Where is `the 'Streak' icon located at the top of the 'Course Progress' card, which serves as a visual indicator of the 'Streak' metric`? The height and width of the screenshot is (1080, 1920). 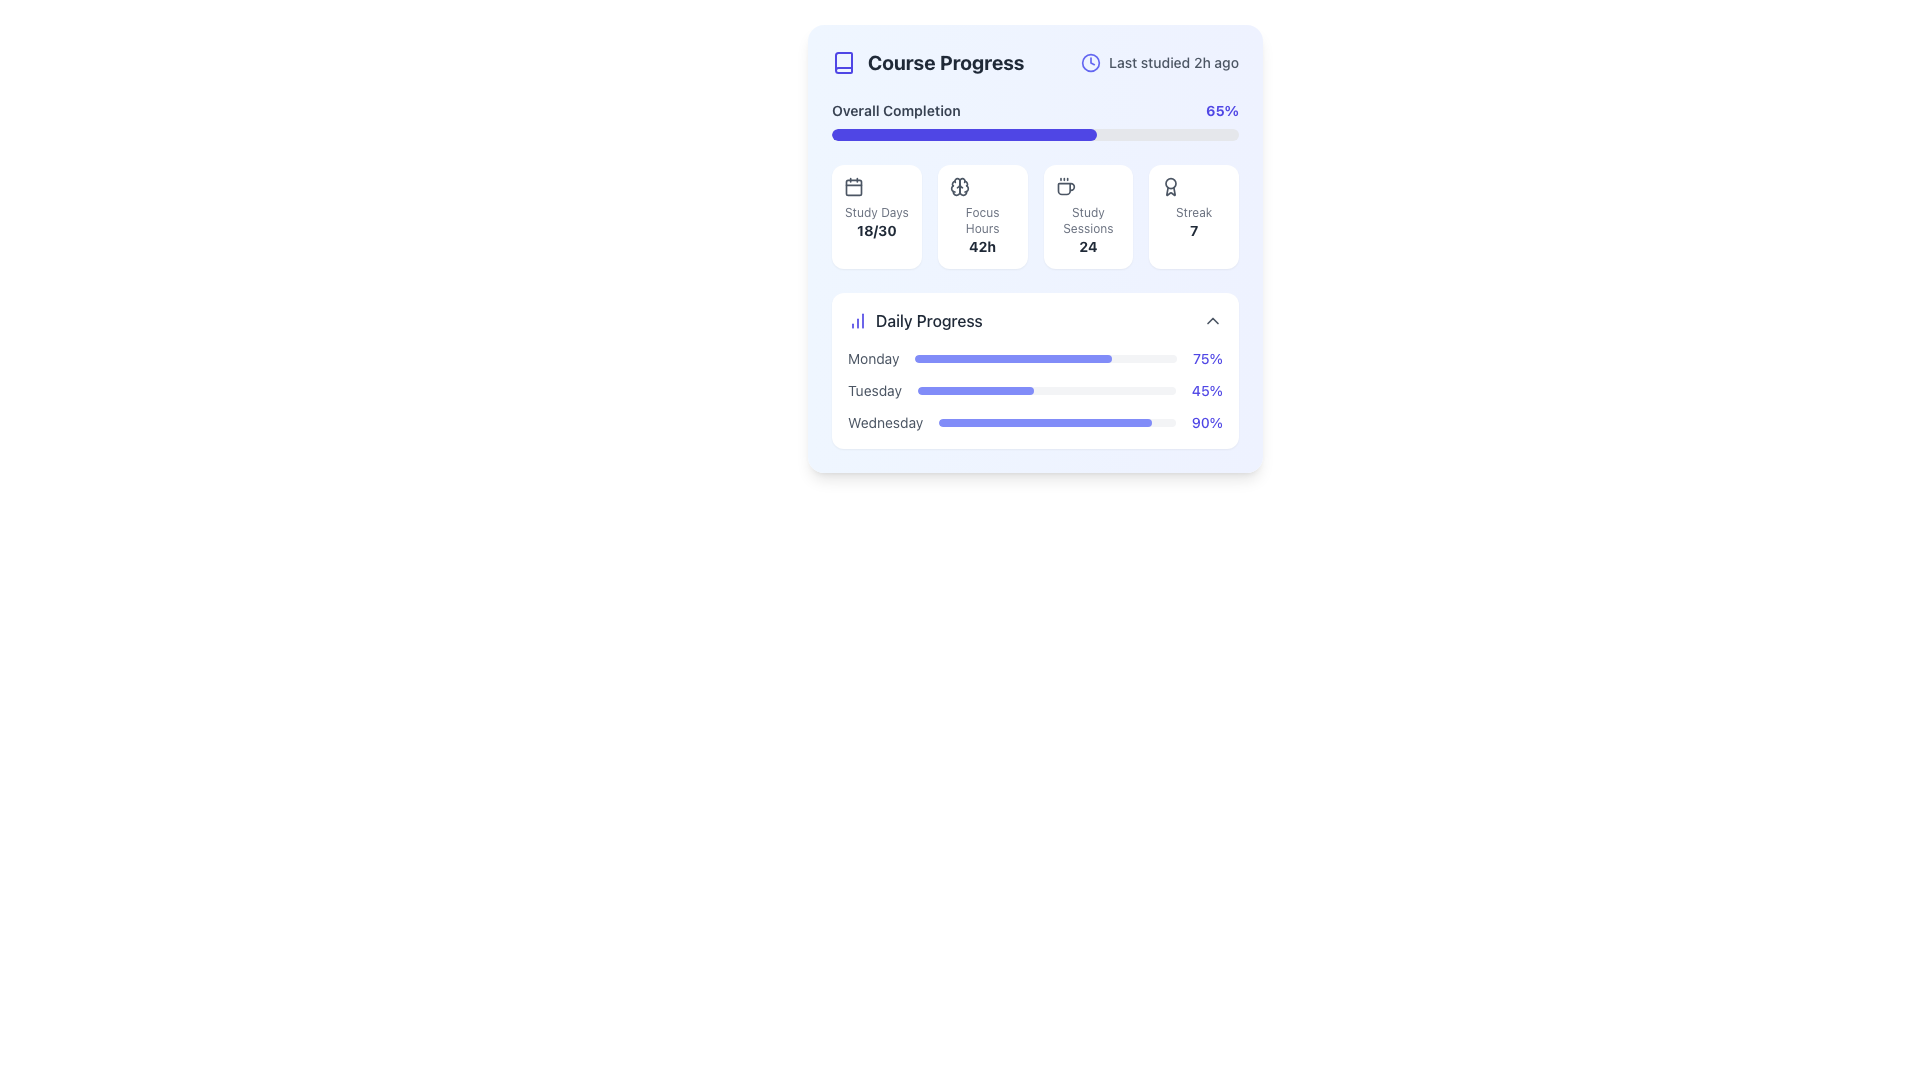
the 'Streak' icon located at the top of the 'Course Progress' card, which serves as a visual indicator of the 'Streak' metric is located at coordinates (1171, 186).